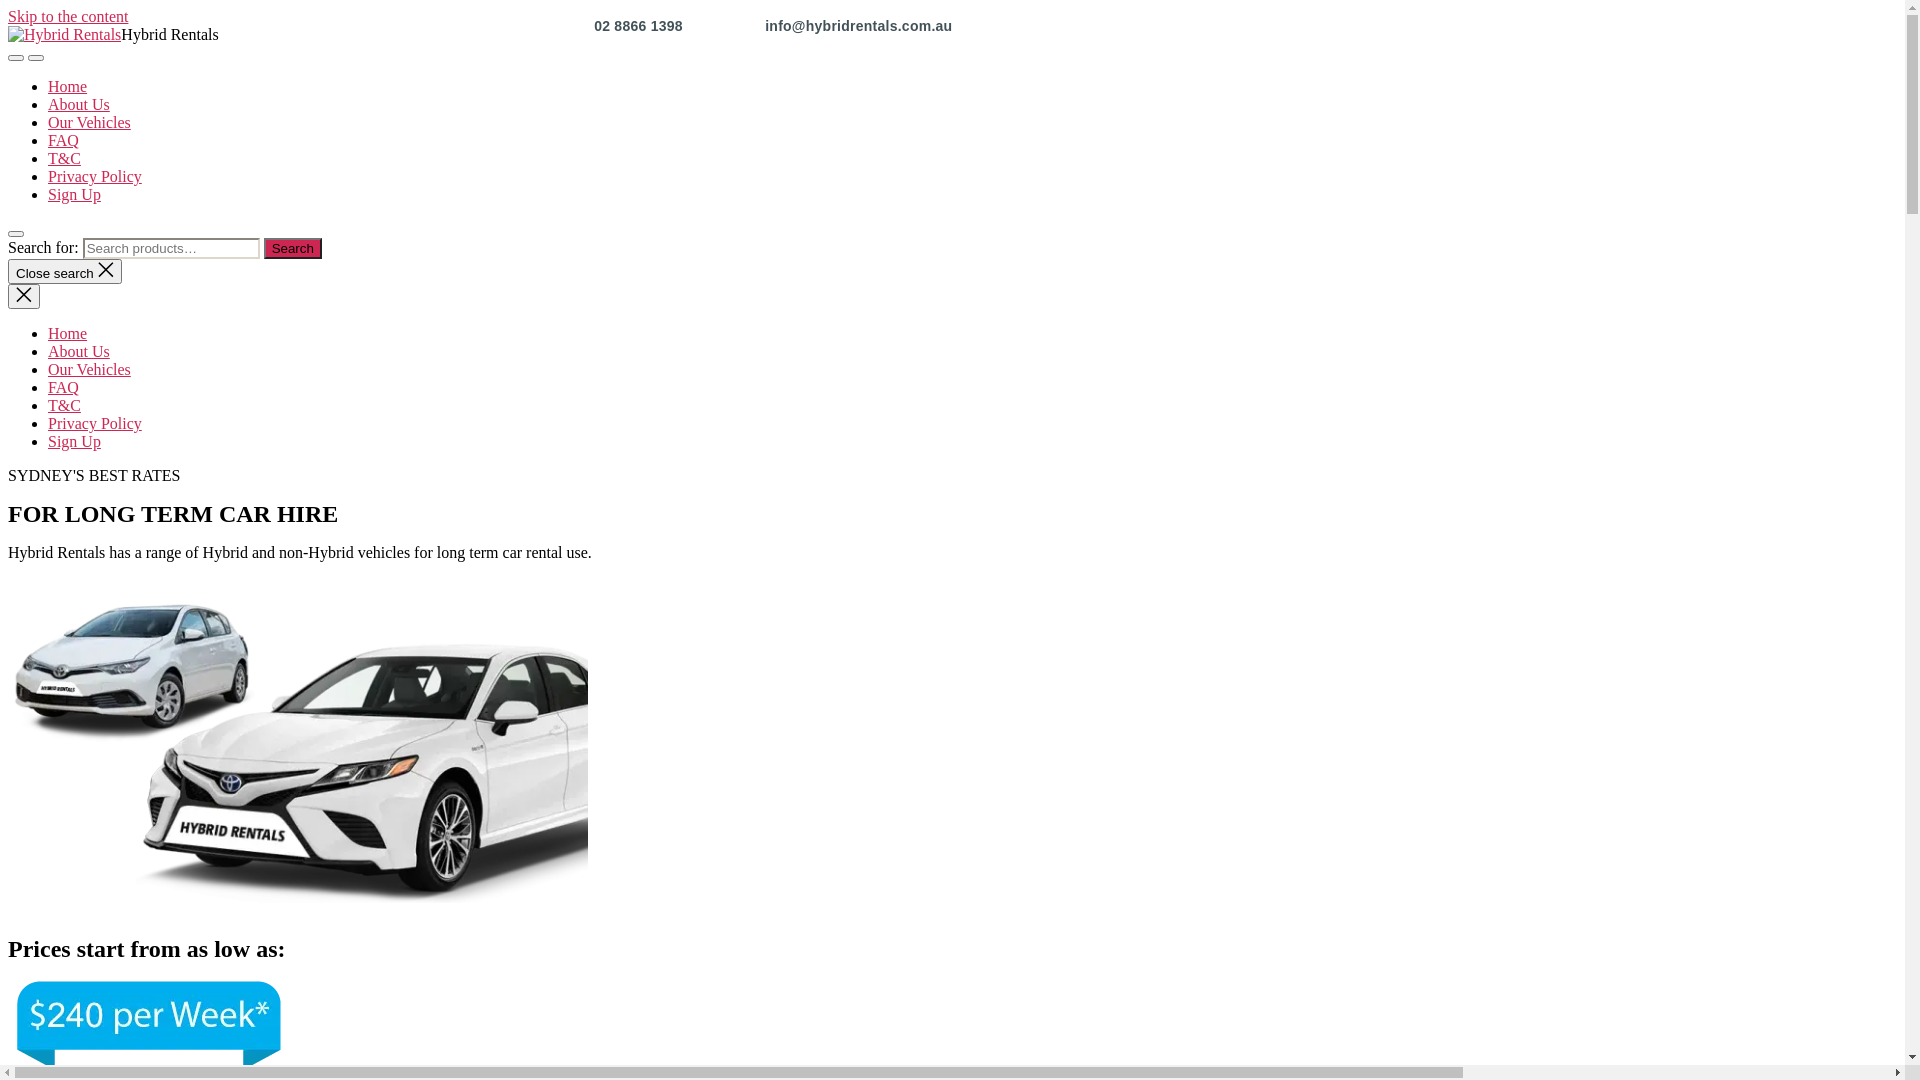 Image resolution: width=1920 pixels, height=1080 pixels. Describe the element at coordinates (88, 122) in the screenshot. I see `'Our Vehicles'` at that location.